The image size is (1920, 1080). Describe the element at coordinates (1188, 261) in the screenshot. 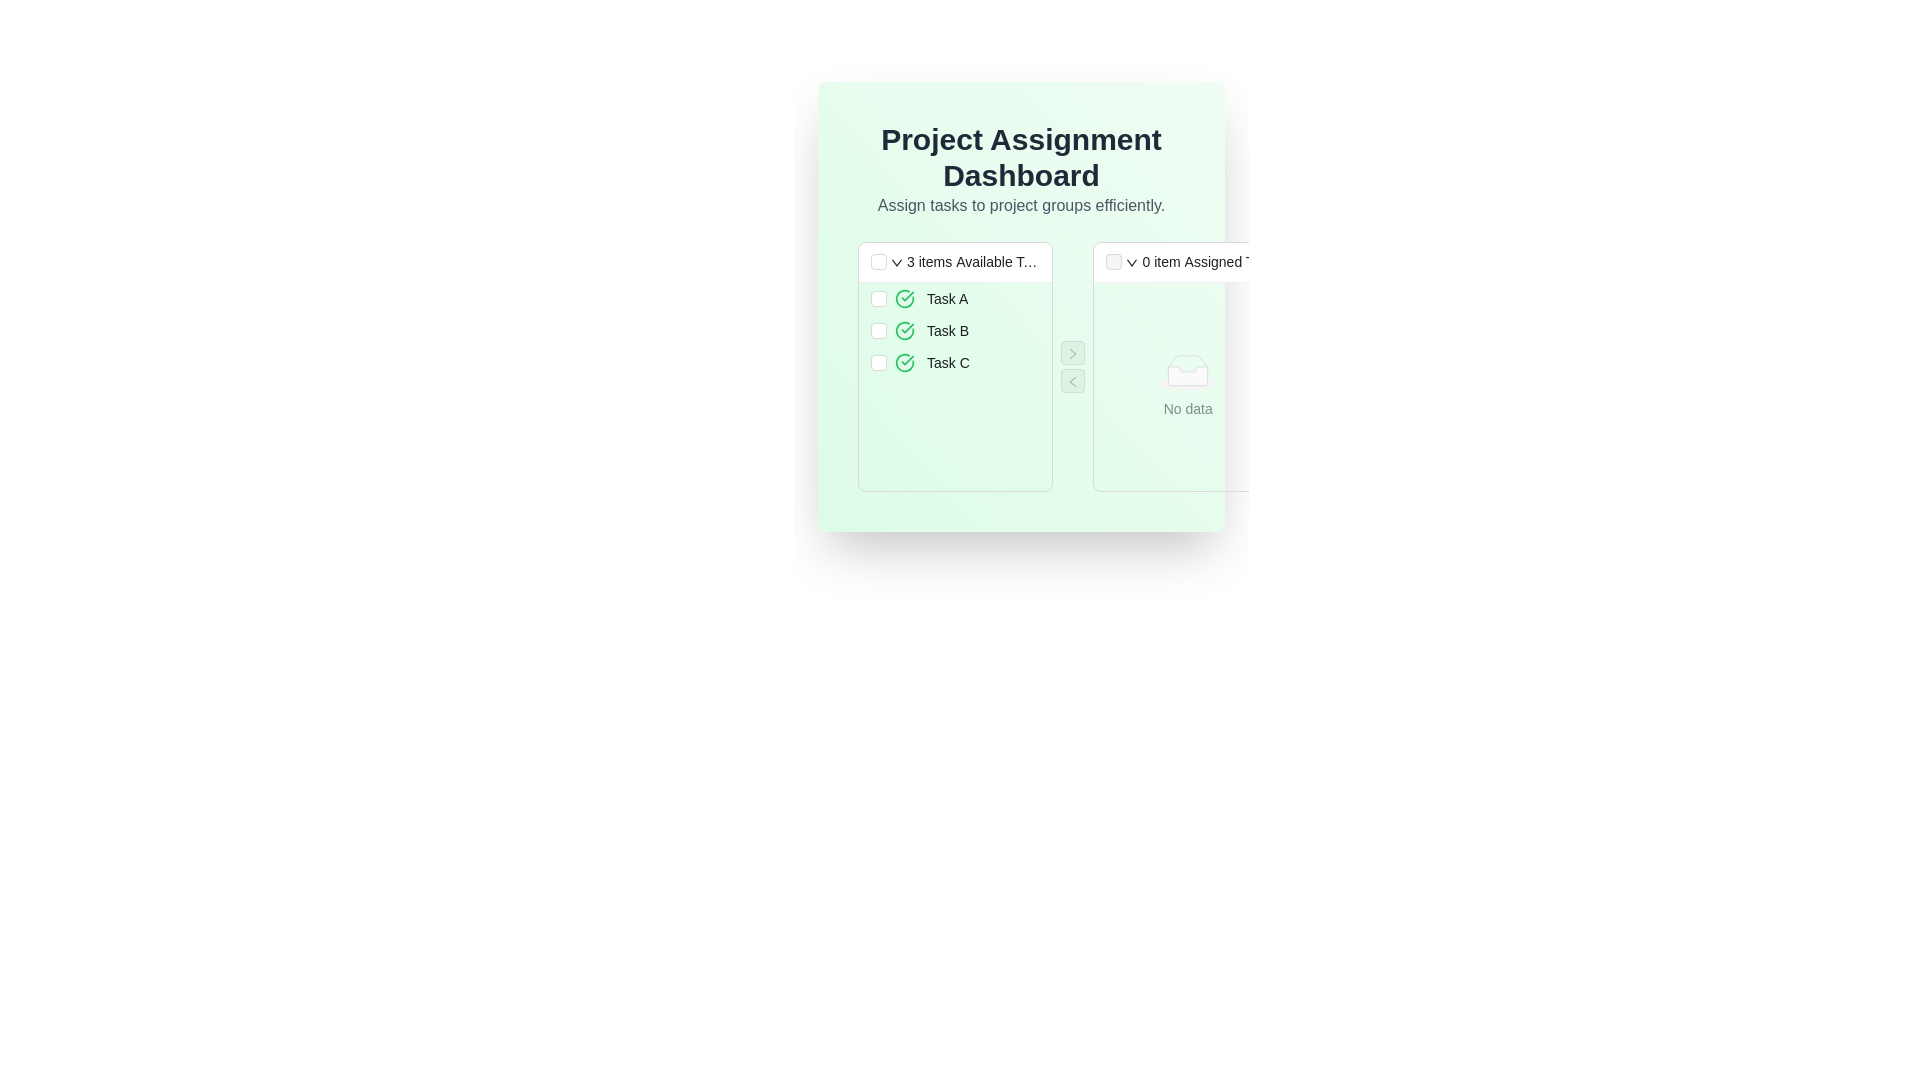

I see `the dropdown icon in the header of the Assigned Tasks transfer list` at that location.